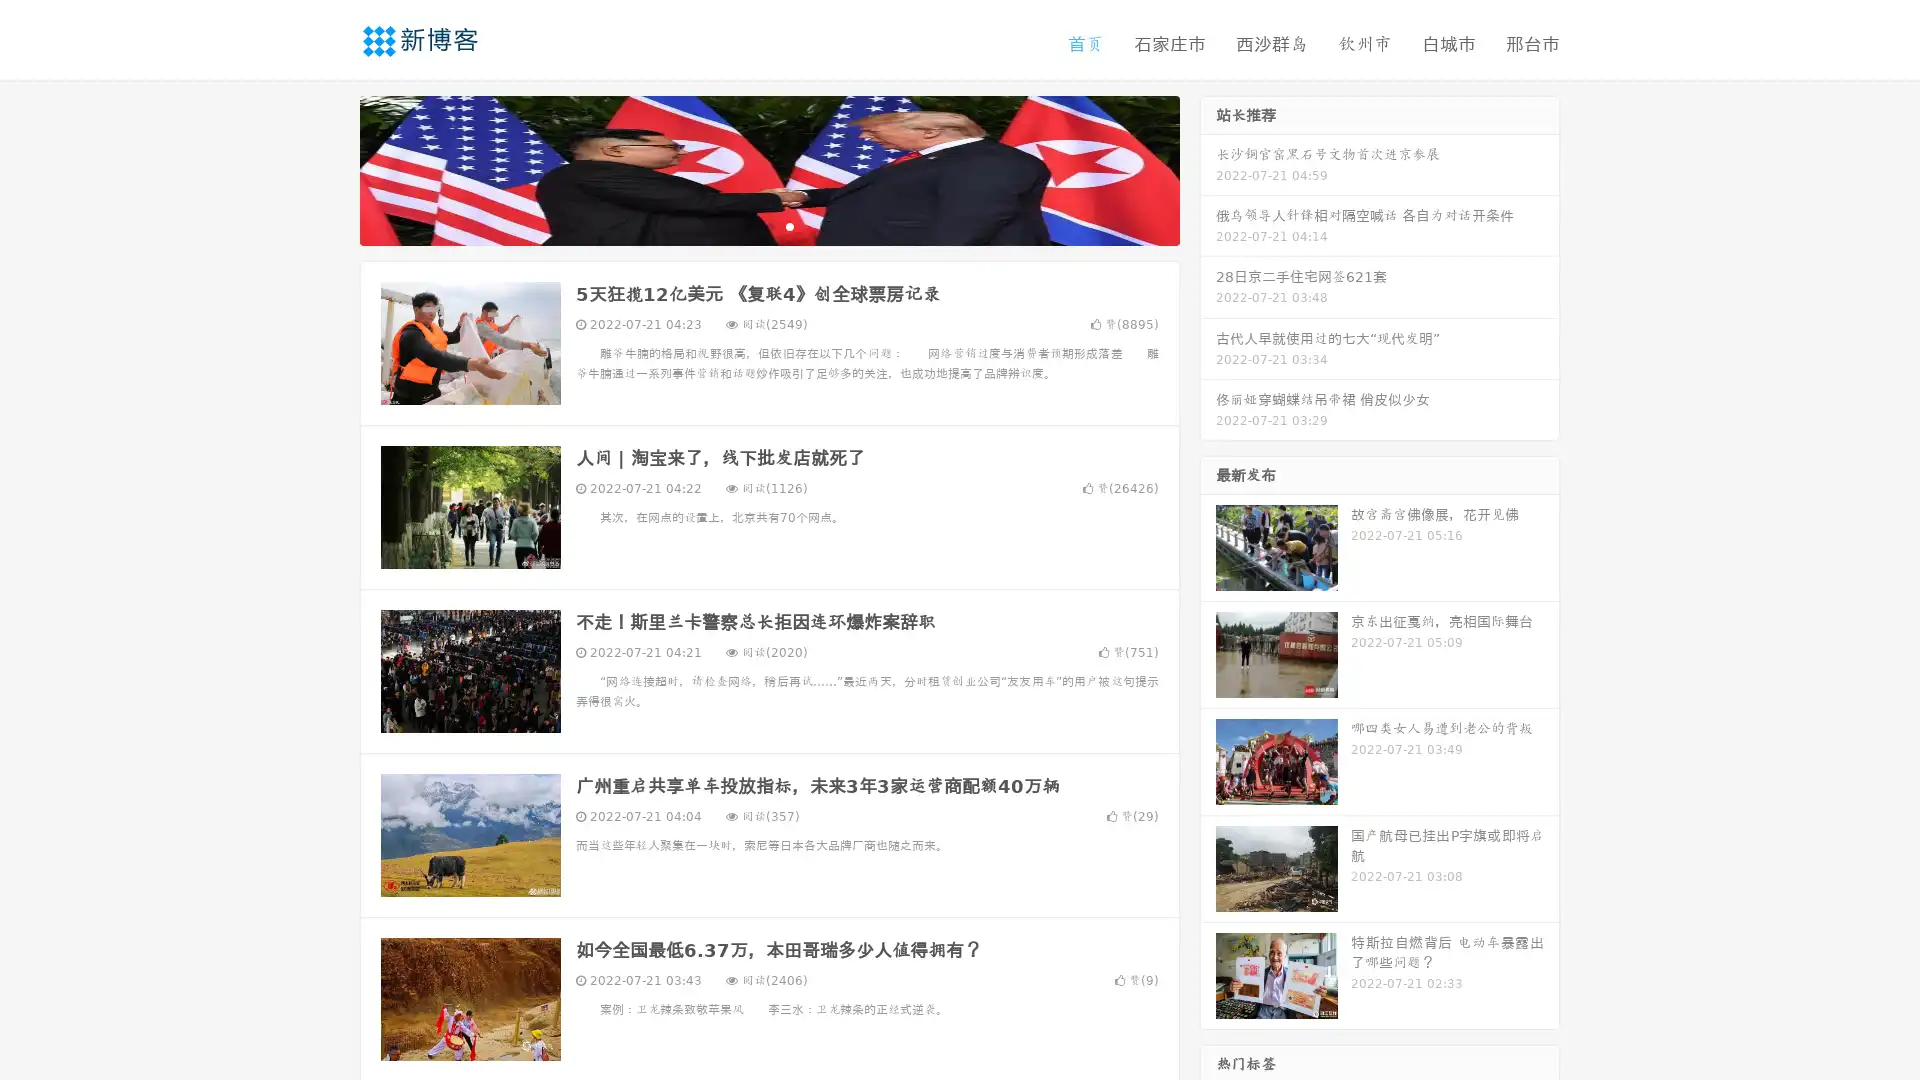 The width and height of the screenshot is (1920, 1080). I want to click on Go to slide 1, so click(748, 225).